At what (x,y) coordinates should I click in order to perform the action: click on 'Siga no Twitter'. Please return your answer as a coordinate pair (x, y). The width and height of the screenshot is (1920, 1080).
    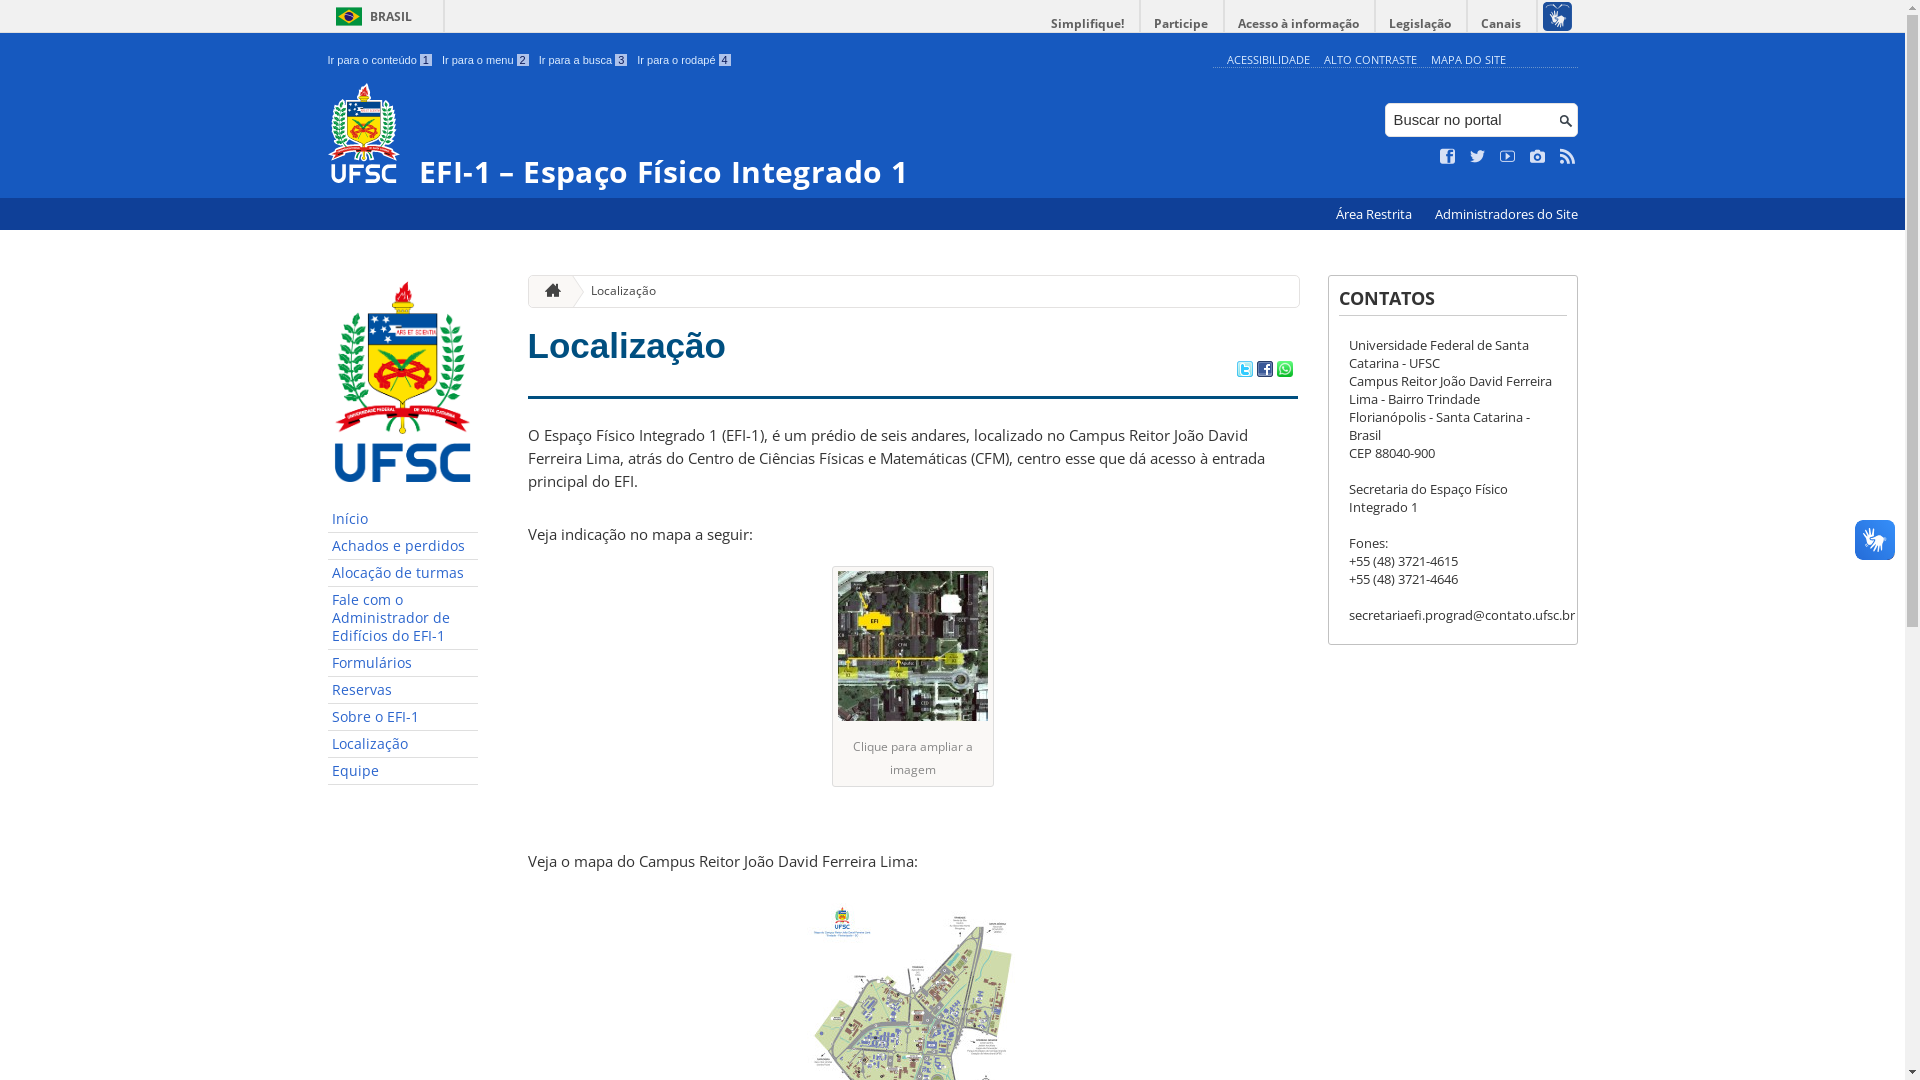
    Looking at the image, I should click on (1478, 156).